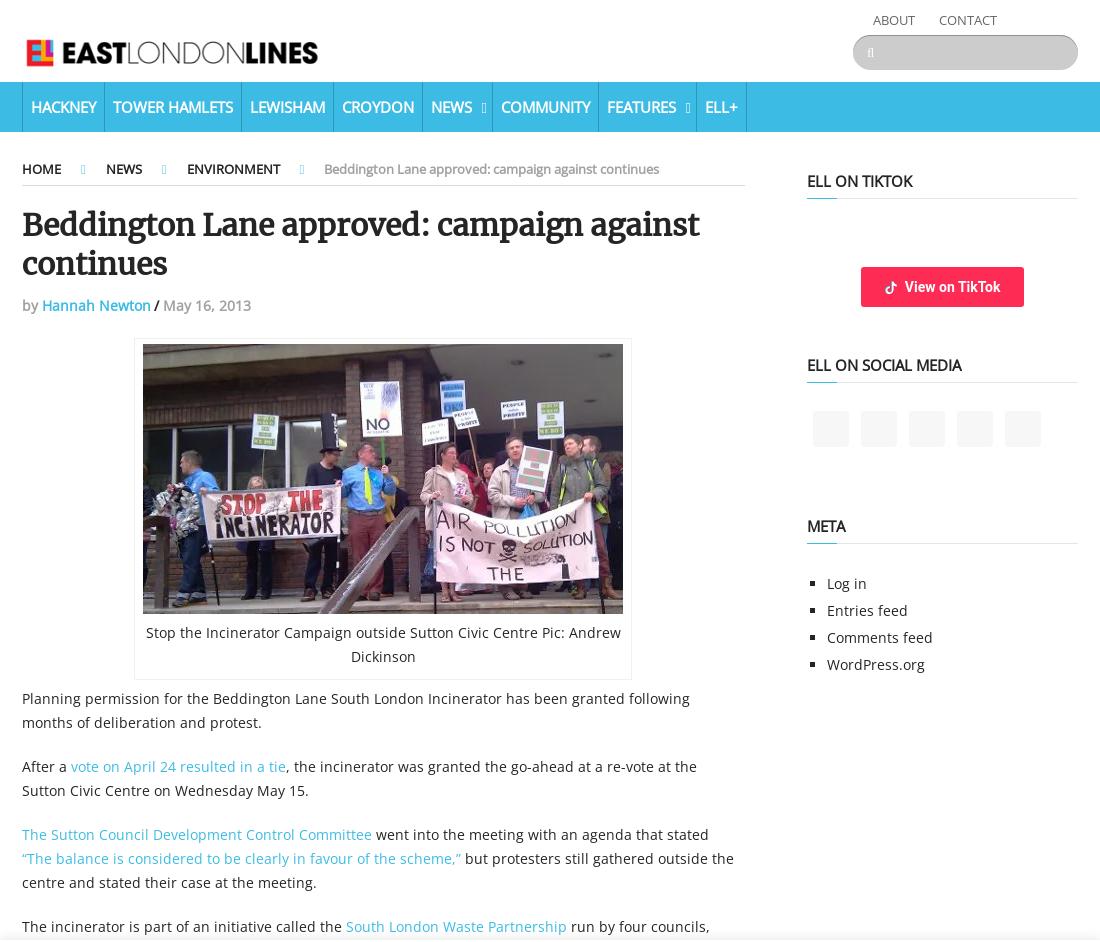 The height and width of the screenshot is (942, 1100). I want to click on 'Meta', so click(806, 525).